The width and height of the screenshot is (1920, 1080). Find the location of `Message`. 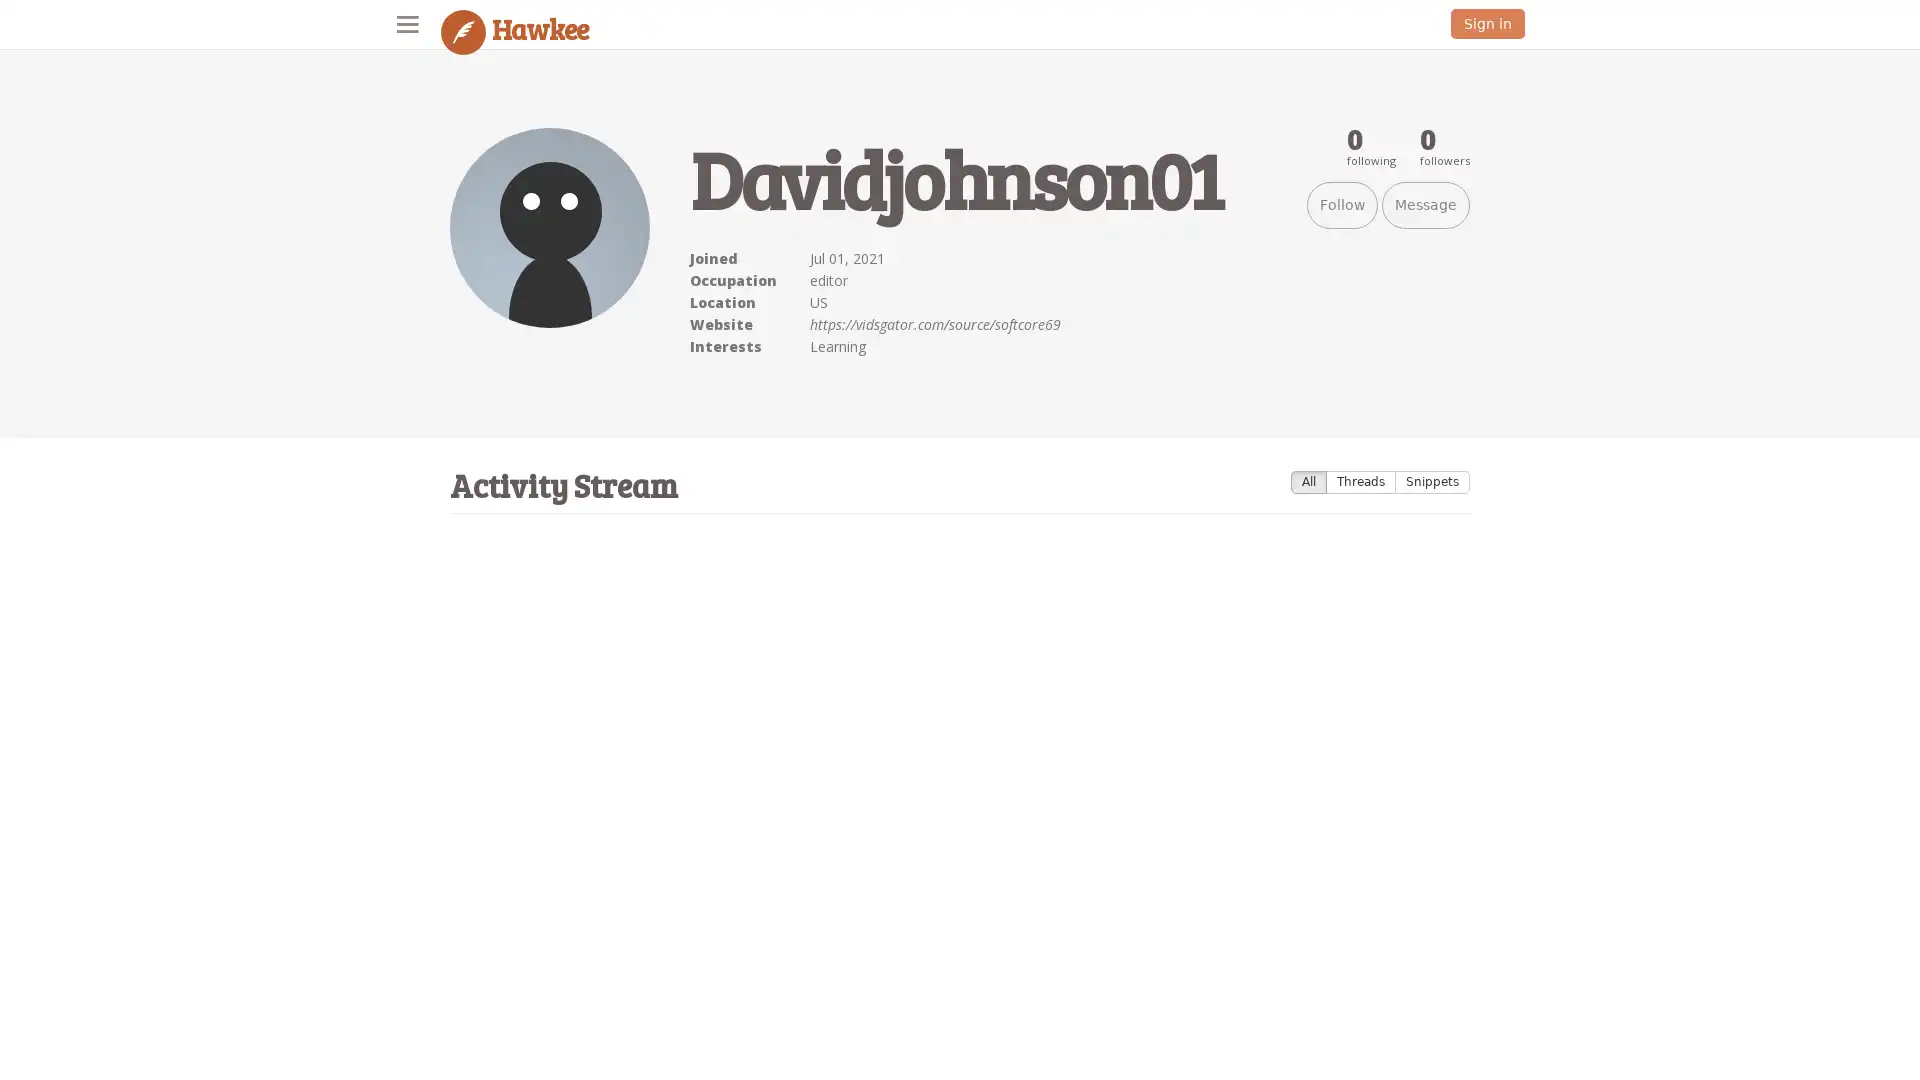

Message is located at coordinates (1424, 205).